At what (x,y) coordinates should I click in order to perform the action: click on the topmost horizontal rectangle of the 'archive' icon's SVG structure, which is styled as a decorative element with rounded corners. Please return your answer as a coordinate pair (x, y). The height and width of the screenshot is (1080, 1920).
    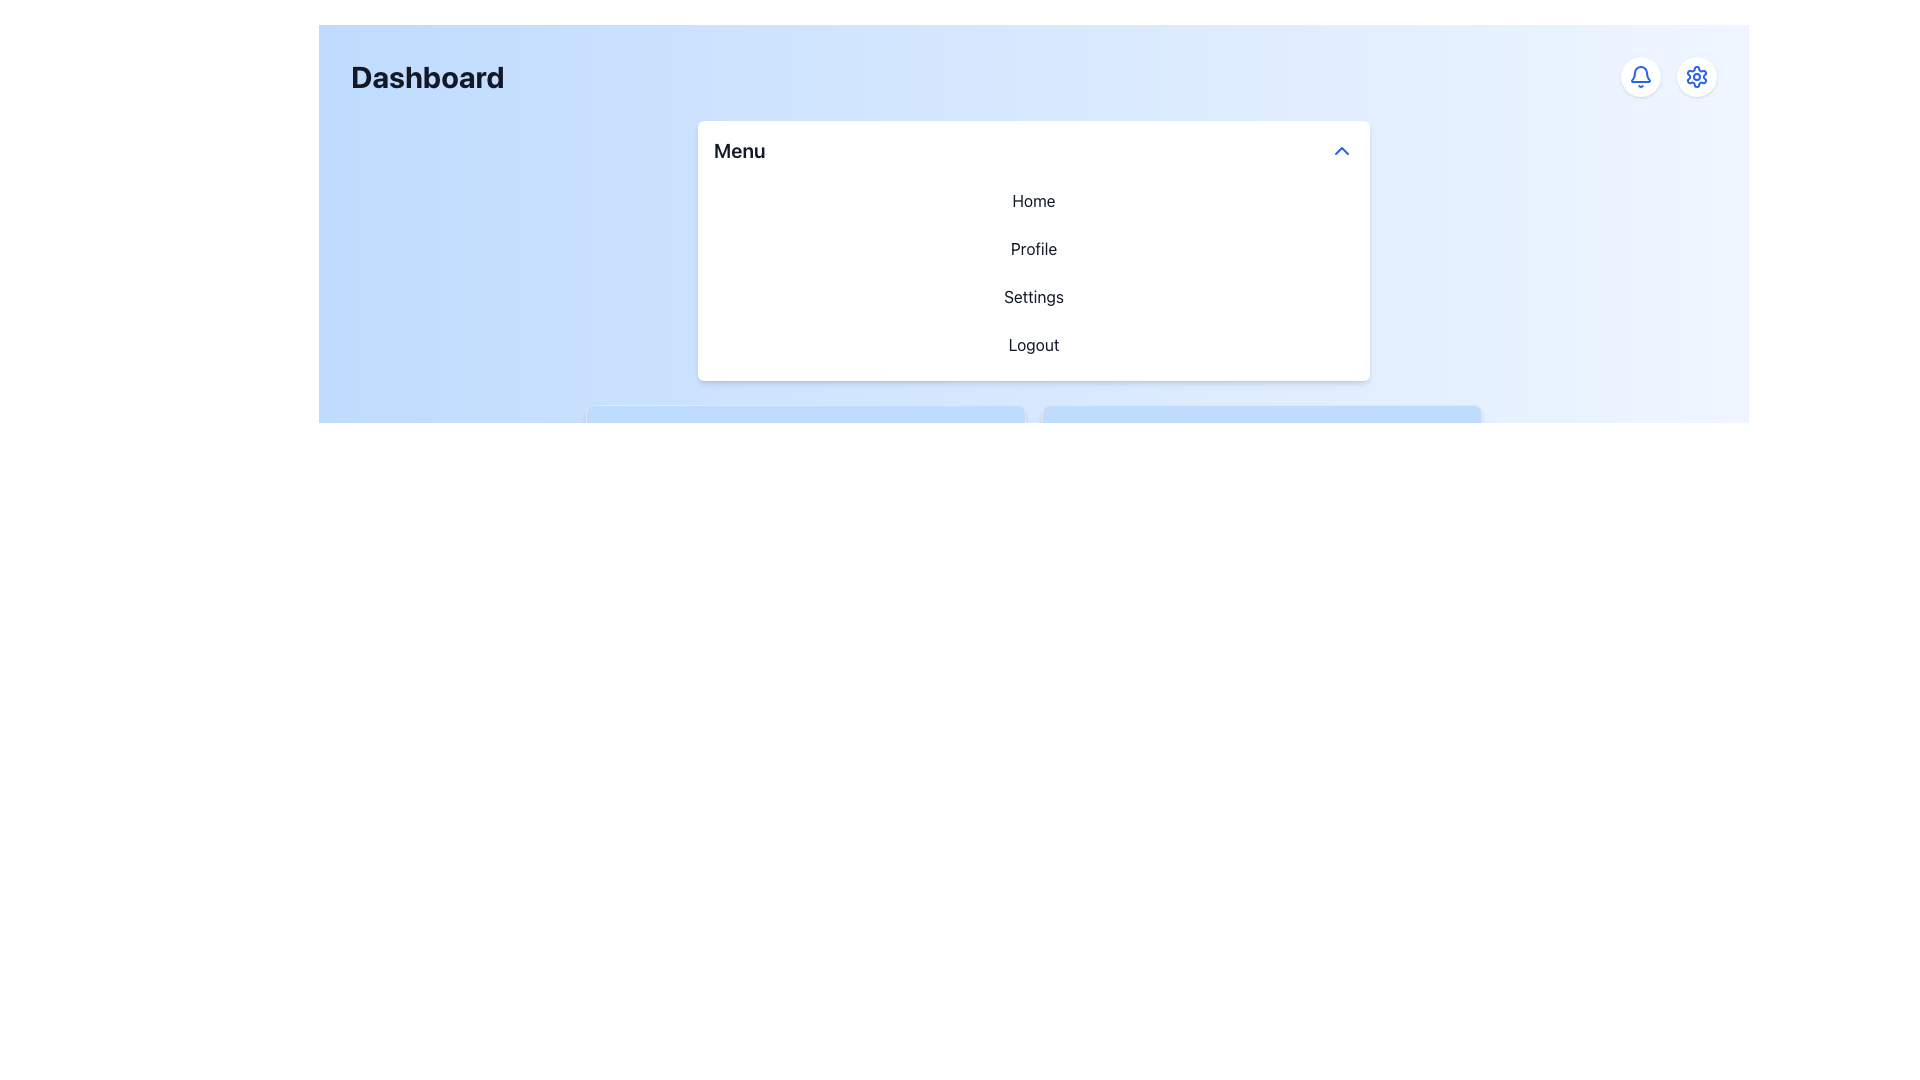
    Looking at the image, I should click on (613, 426).